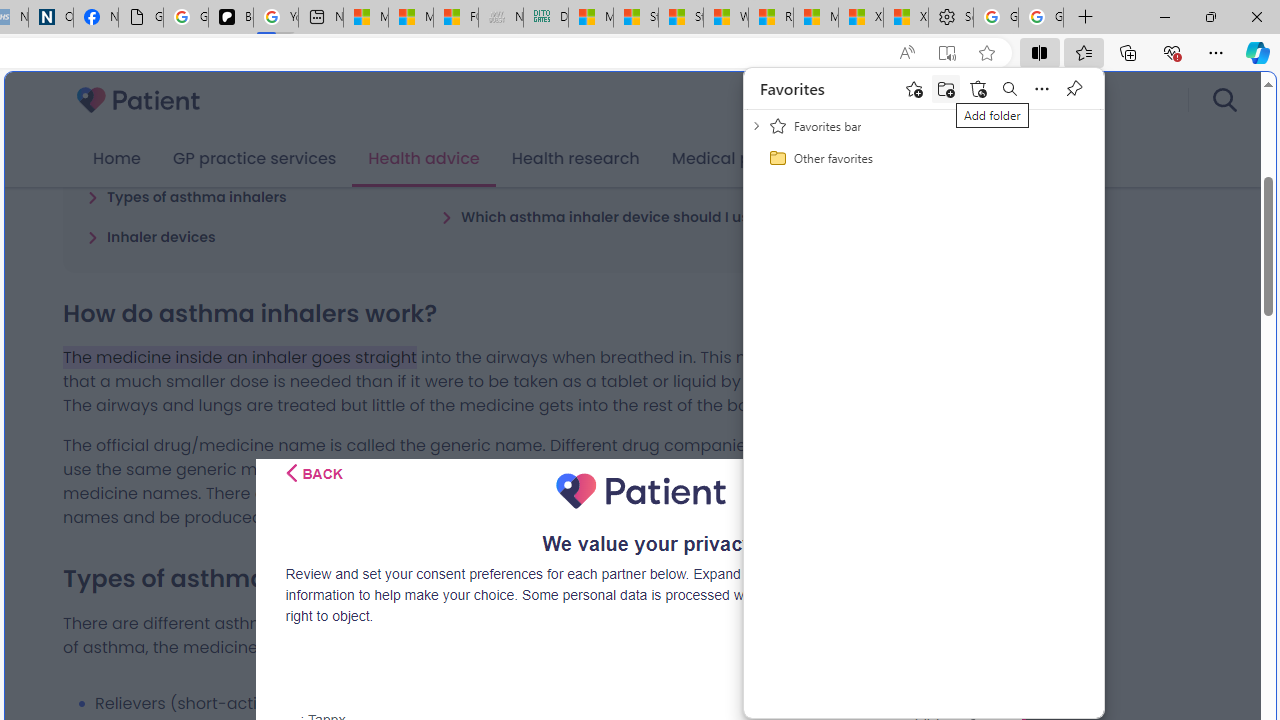 The image size is (1280, 720). Describe the element at coordinates (977, 87) in the screenshot. I see `'Restore deleted favorites'` at that location.